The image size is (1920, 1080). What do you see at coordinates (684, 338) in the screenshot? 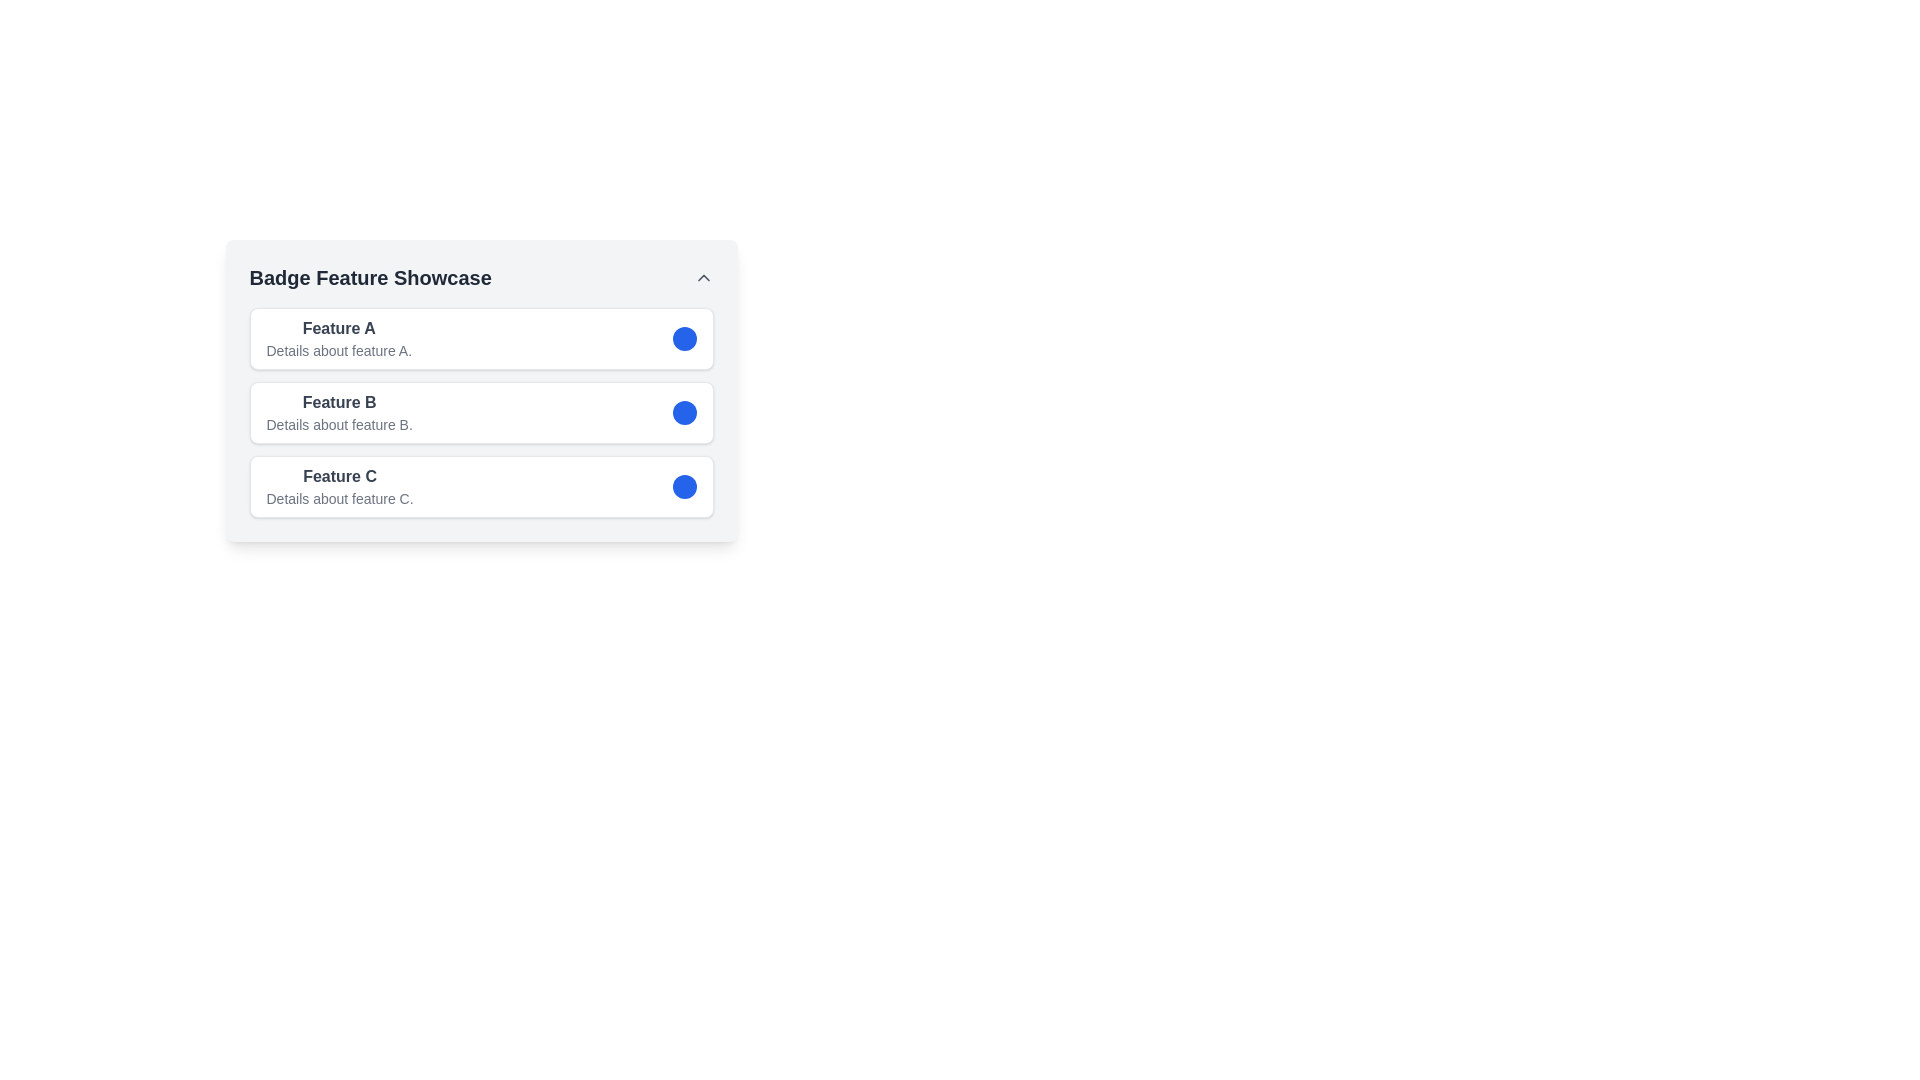
I see `the small circular badge labeled 'Active', which is bright blue with a white center, located to the far right of the 'Feature A' row` at bounding box center [684, 338].